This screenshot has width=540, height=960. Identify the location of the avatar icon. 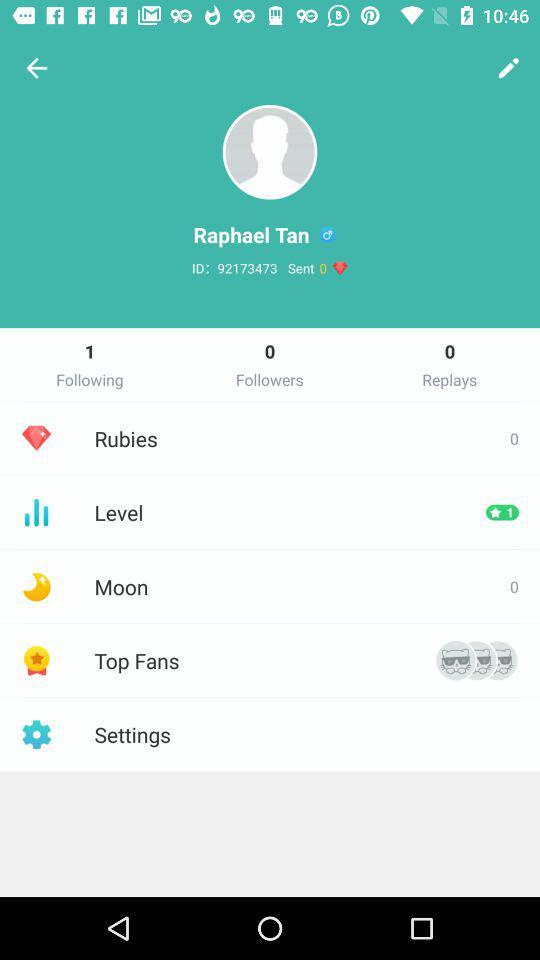
(270, 151).